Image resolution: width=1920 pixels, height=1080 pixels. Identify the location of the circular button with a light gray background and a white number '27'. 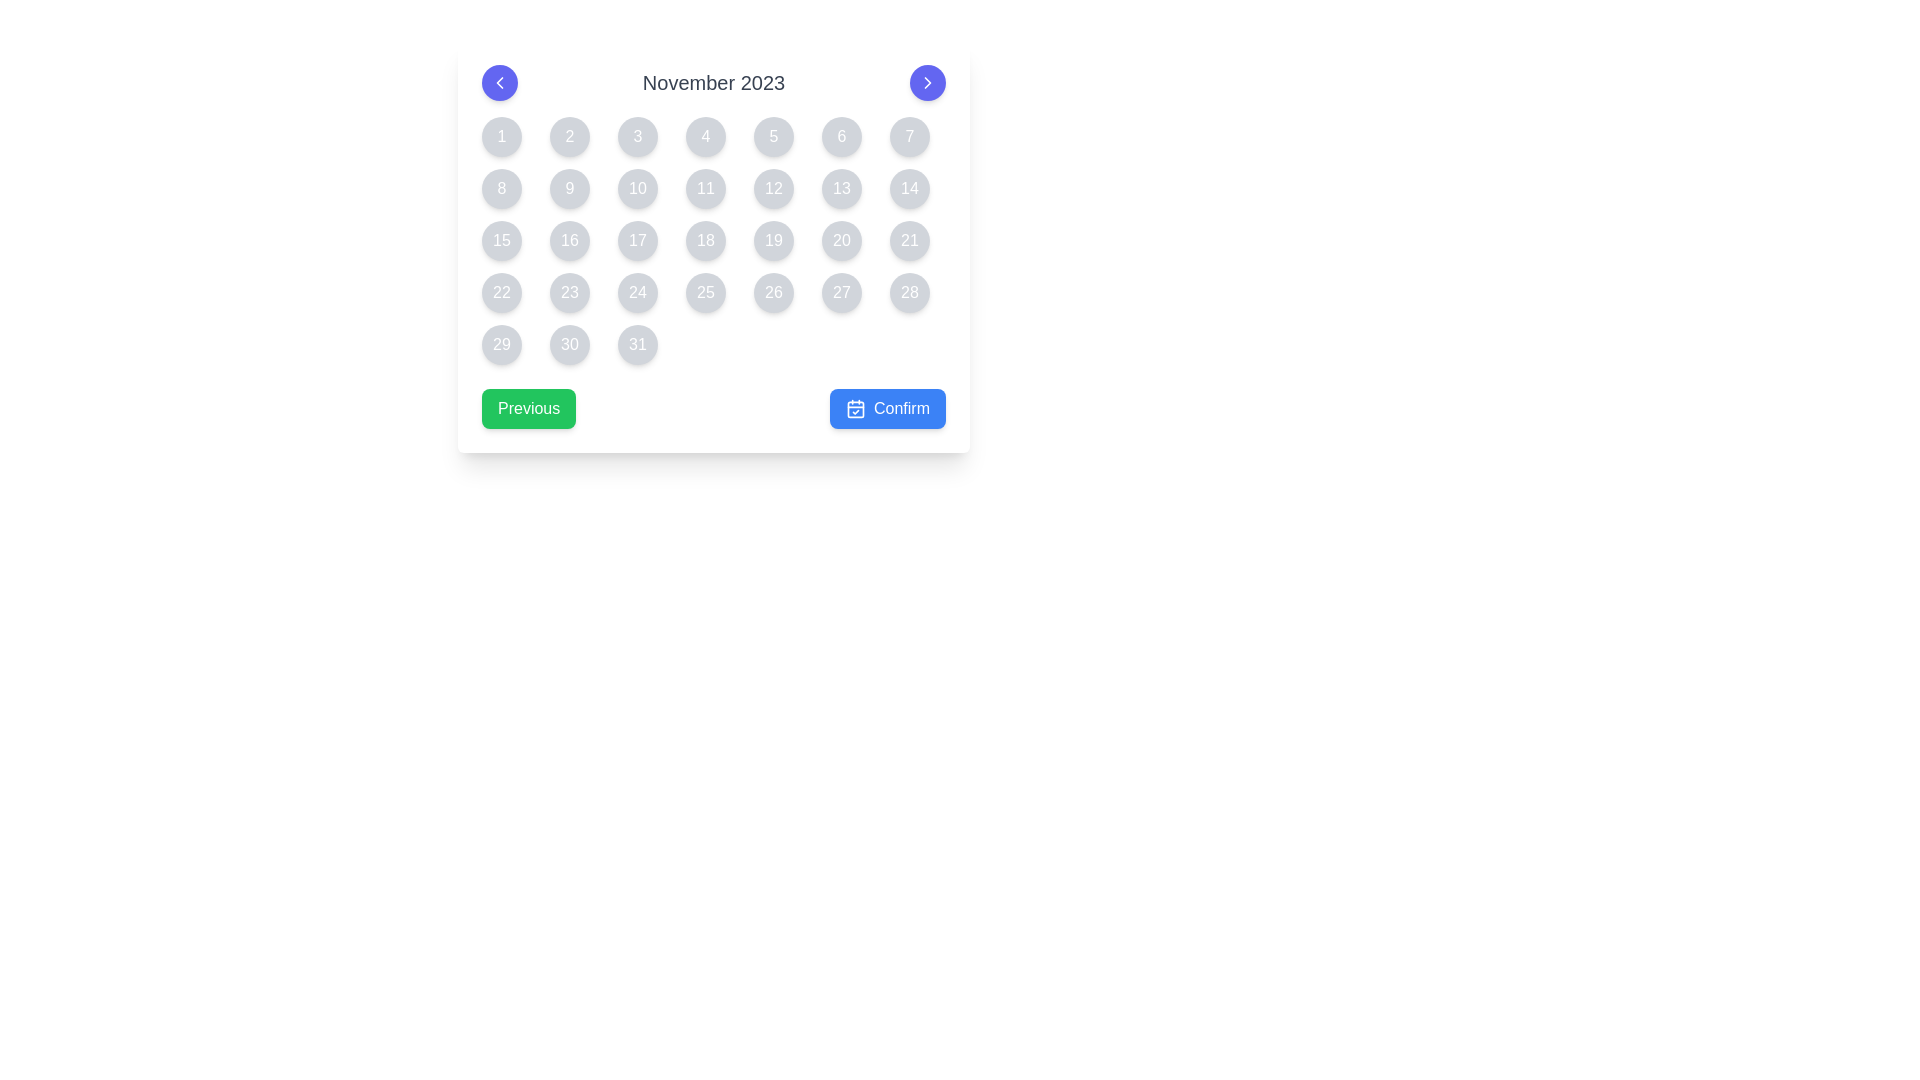
(841, 293).